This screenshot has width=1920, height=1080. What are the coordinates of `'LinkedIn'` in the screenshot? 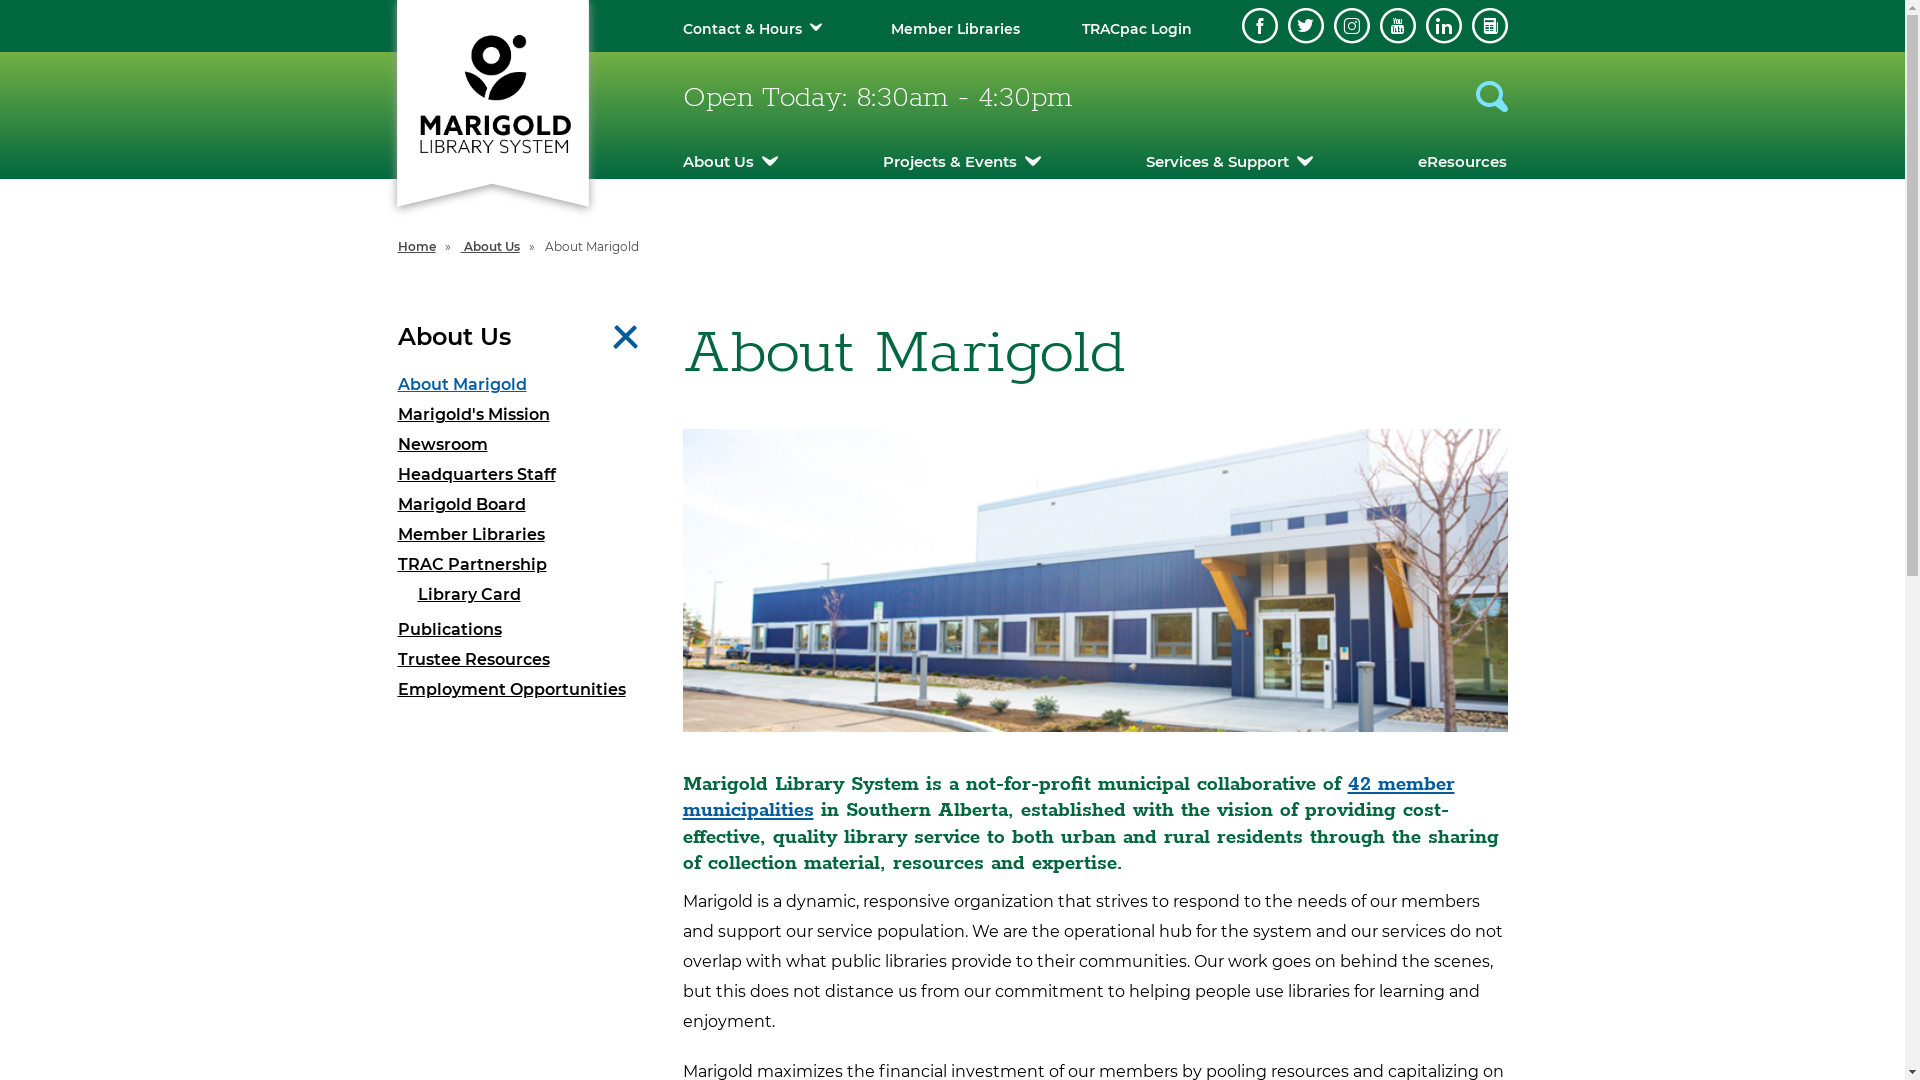 It's located at (1424, 26).